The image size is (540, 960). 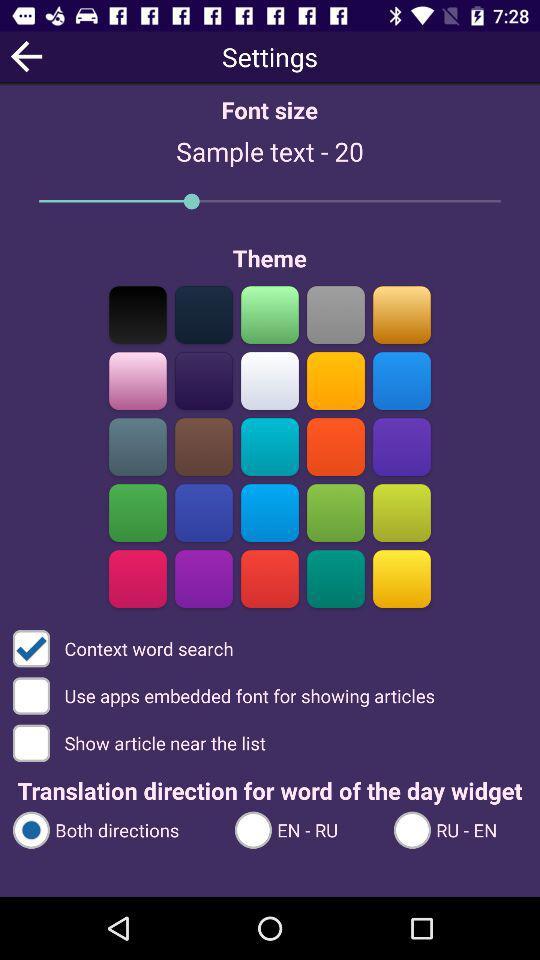 What do you see at coordinates (203, 380) in the screenshot?
I see `theme change option` at bounding box center [203, 380].